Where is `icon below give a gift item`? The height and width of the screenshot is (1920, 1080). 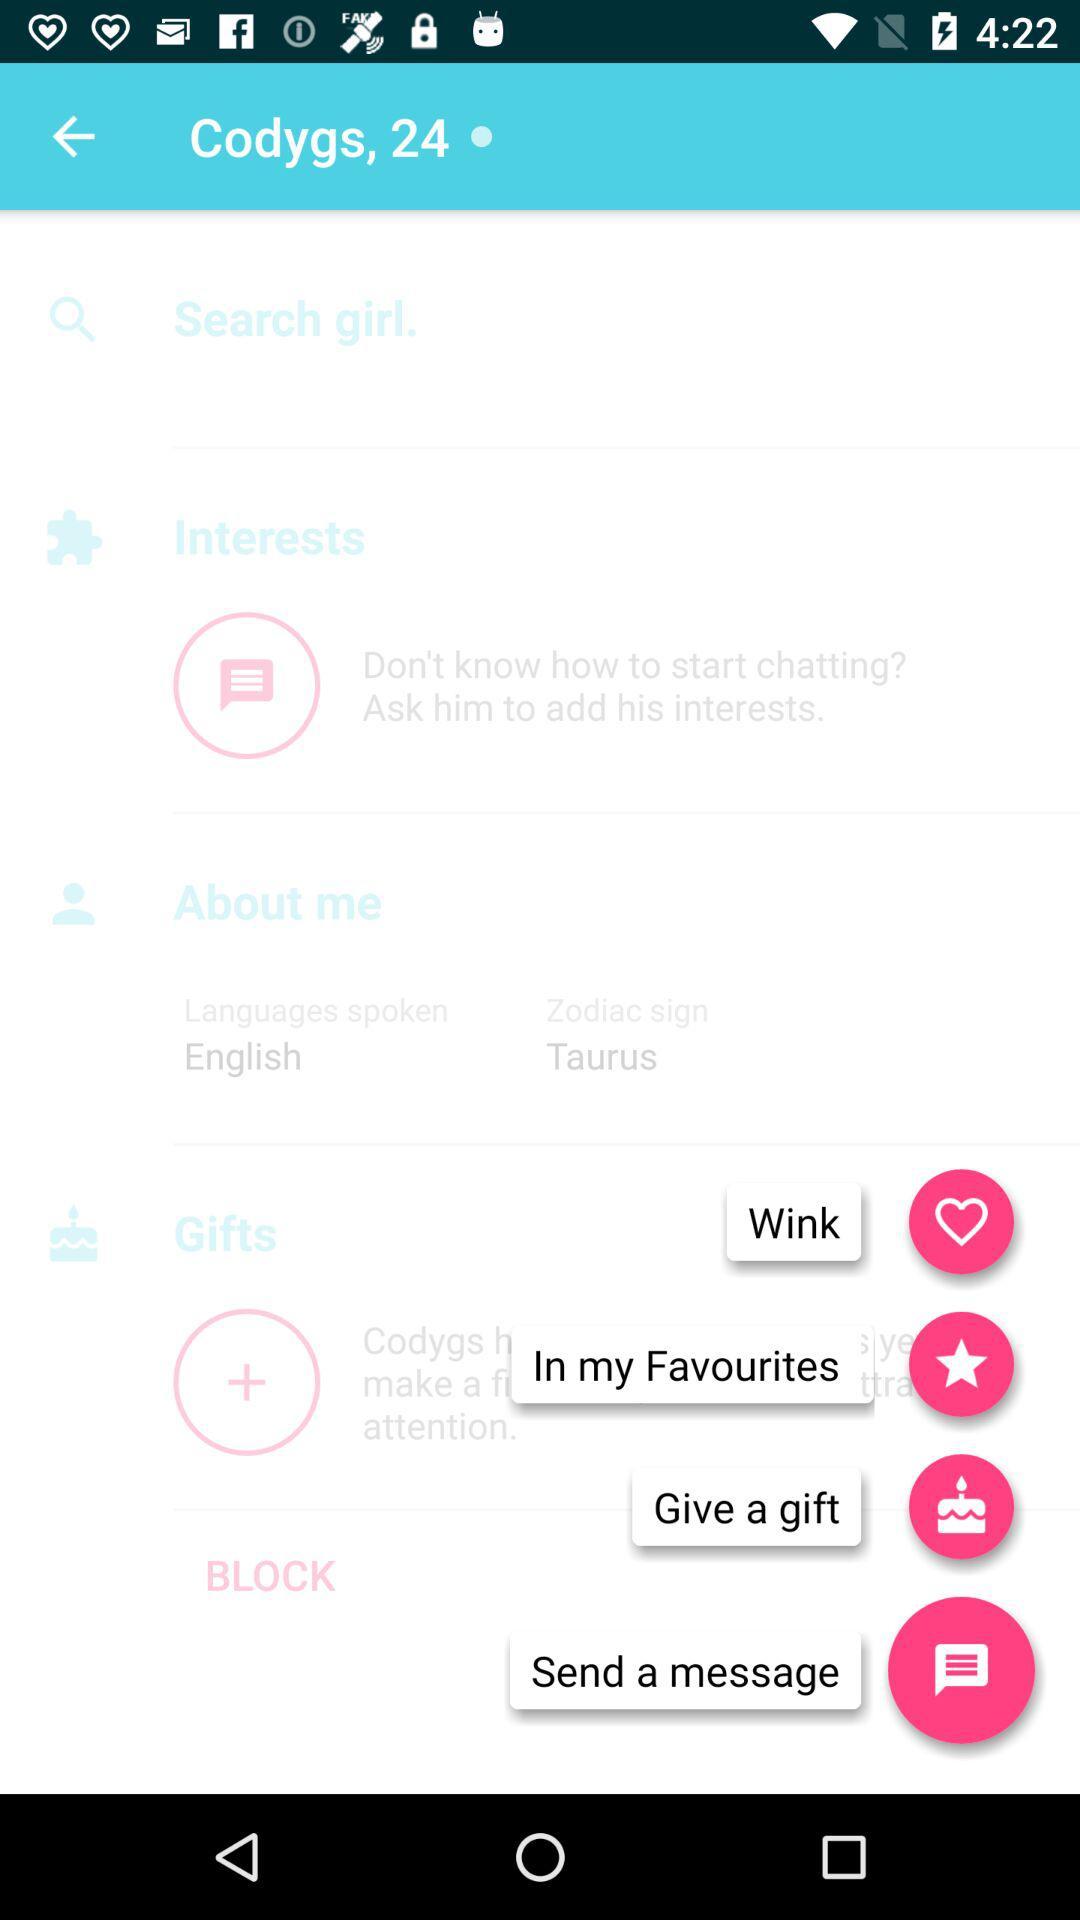
icon below give a gift item is located at coordinates (684, 1670).